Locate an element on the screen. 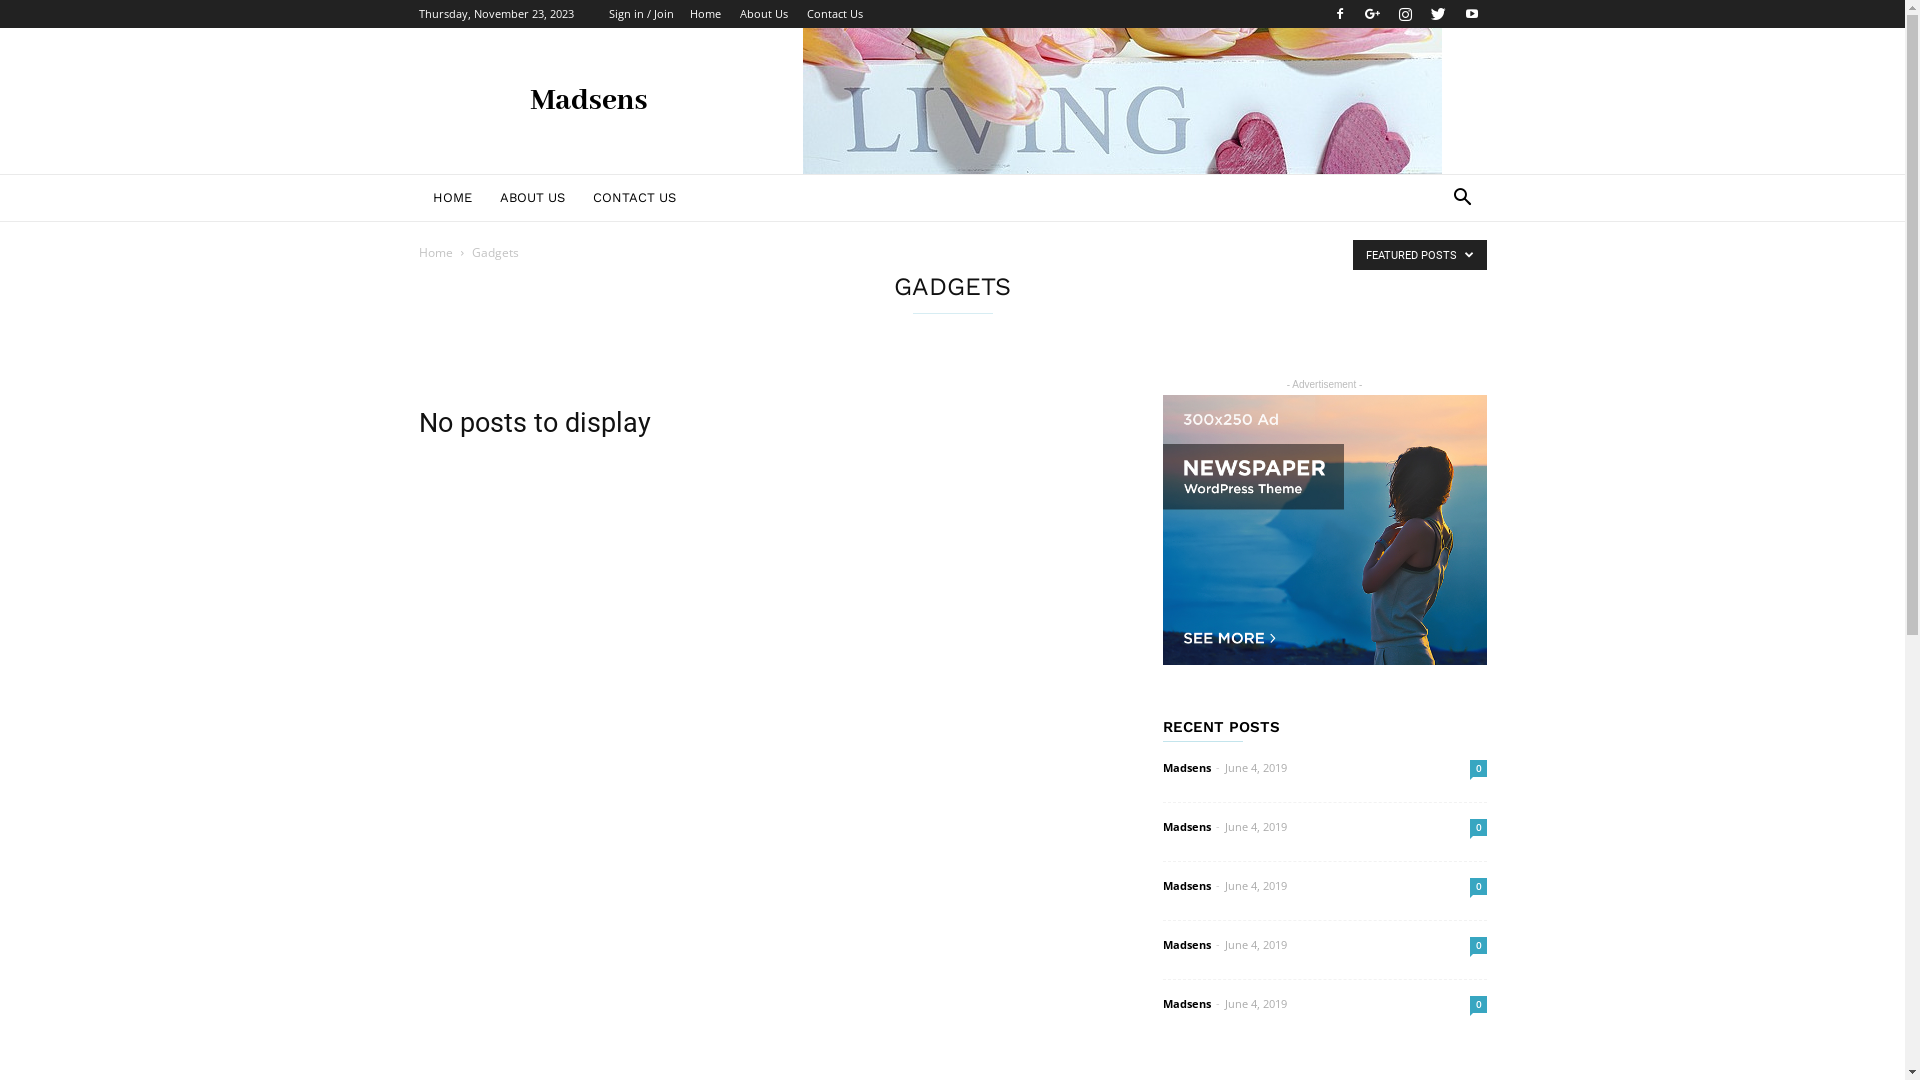 This screenshot has height=1080, width=1920. 'About Us' is located at coordinates (762, 13).